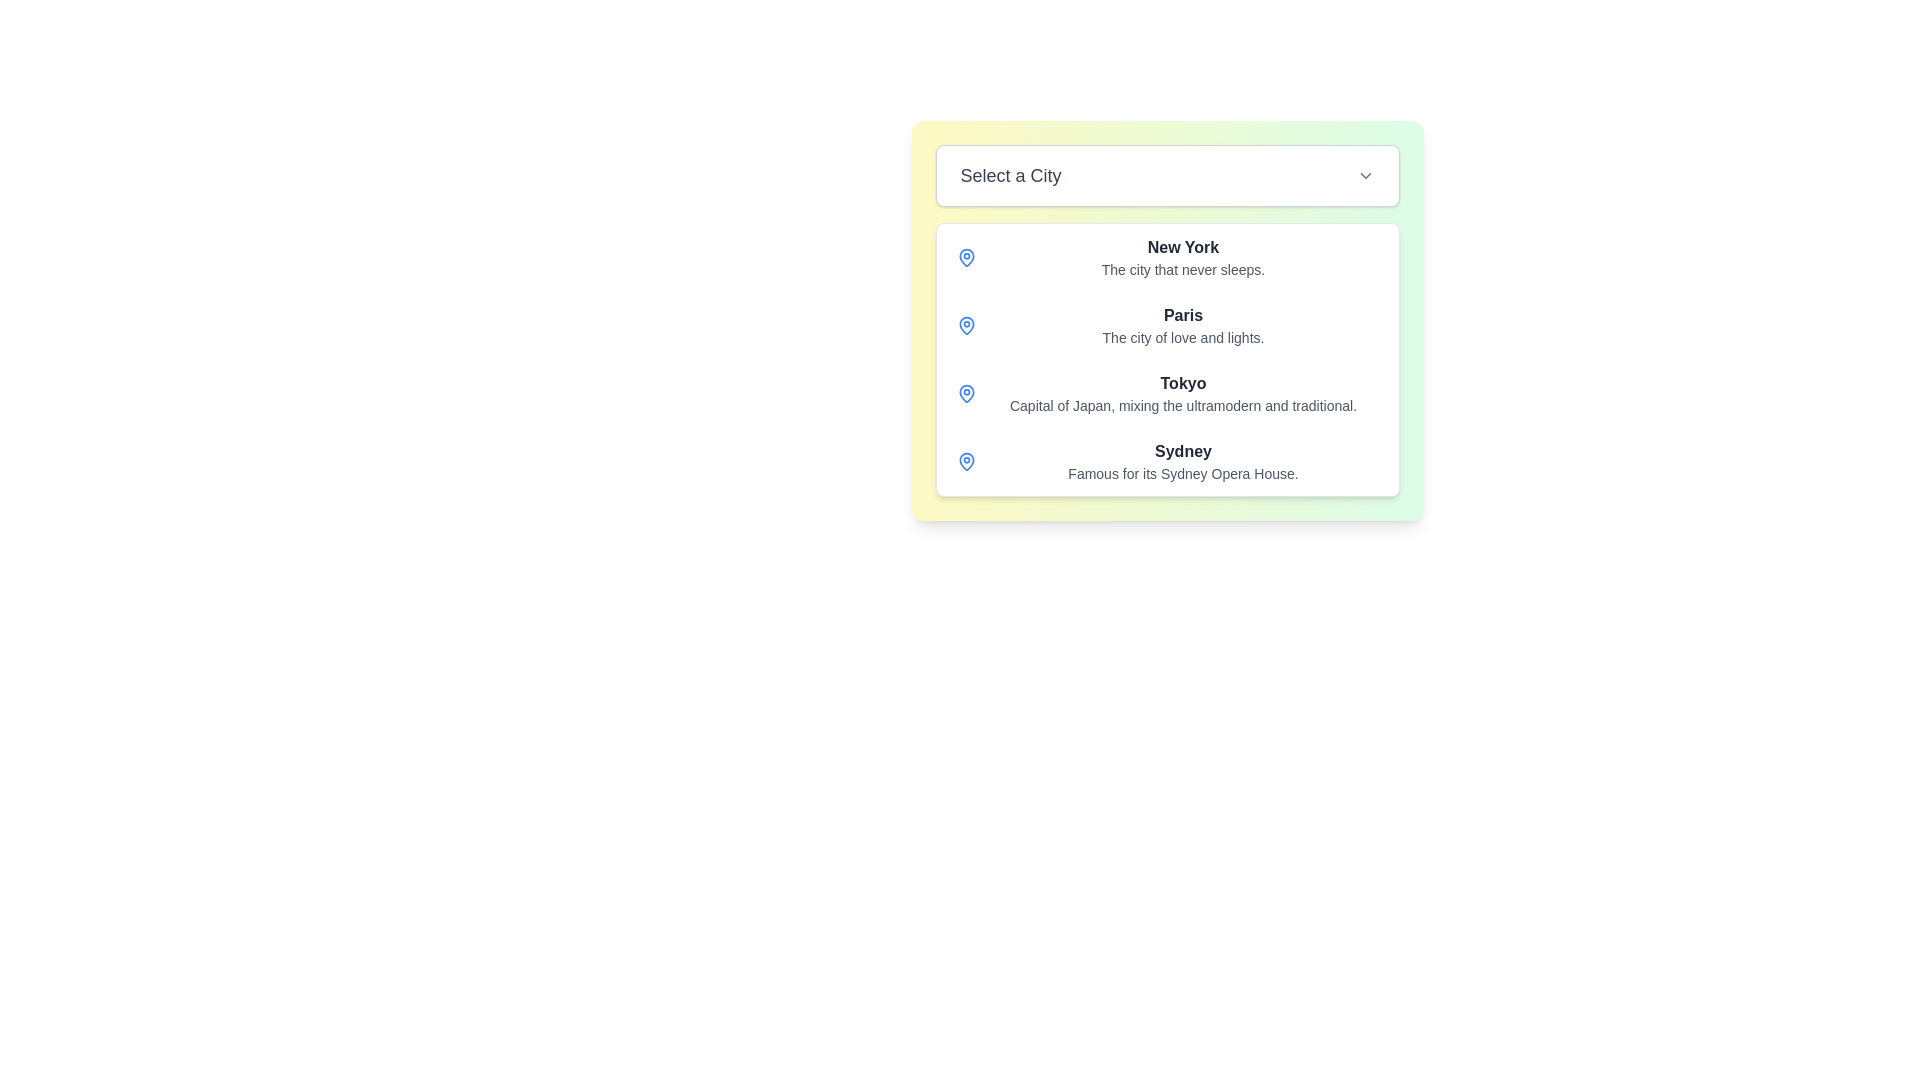 The height and width of the screenshot is (1080, 1920). Describe the element at coordinates (1183, 337) in the screenshot. I see `the text label that provides descriptive information about the city 'Paris', located directly under the bolded 'Paris' label in the dropdown menu` at that location.